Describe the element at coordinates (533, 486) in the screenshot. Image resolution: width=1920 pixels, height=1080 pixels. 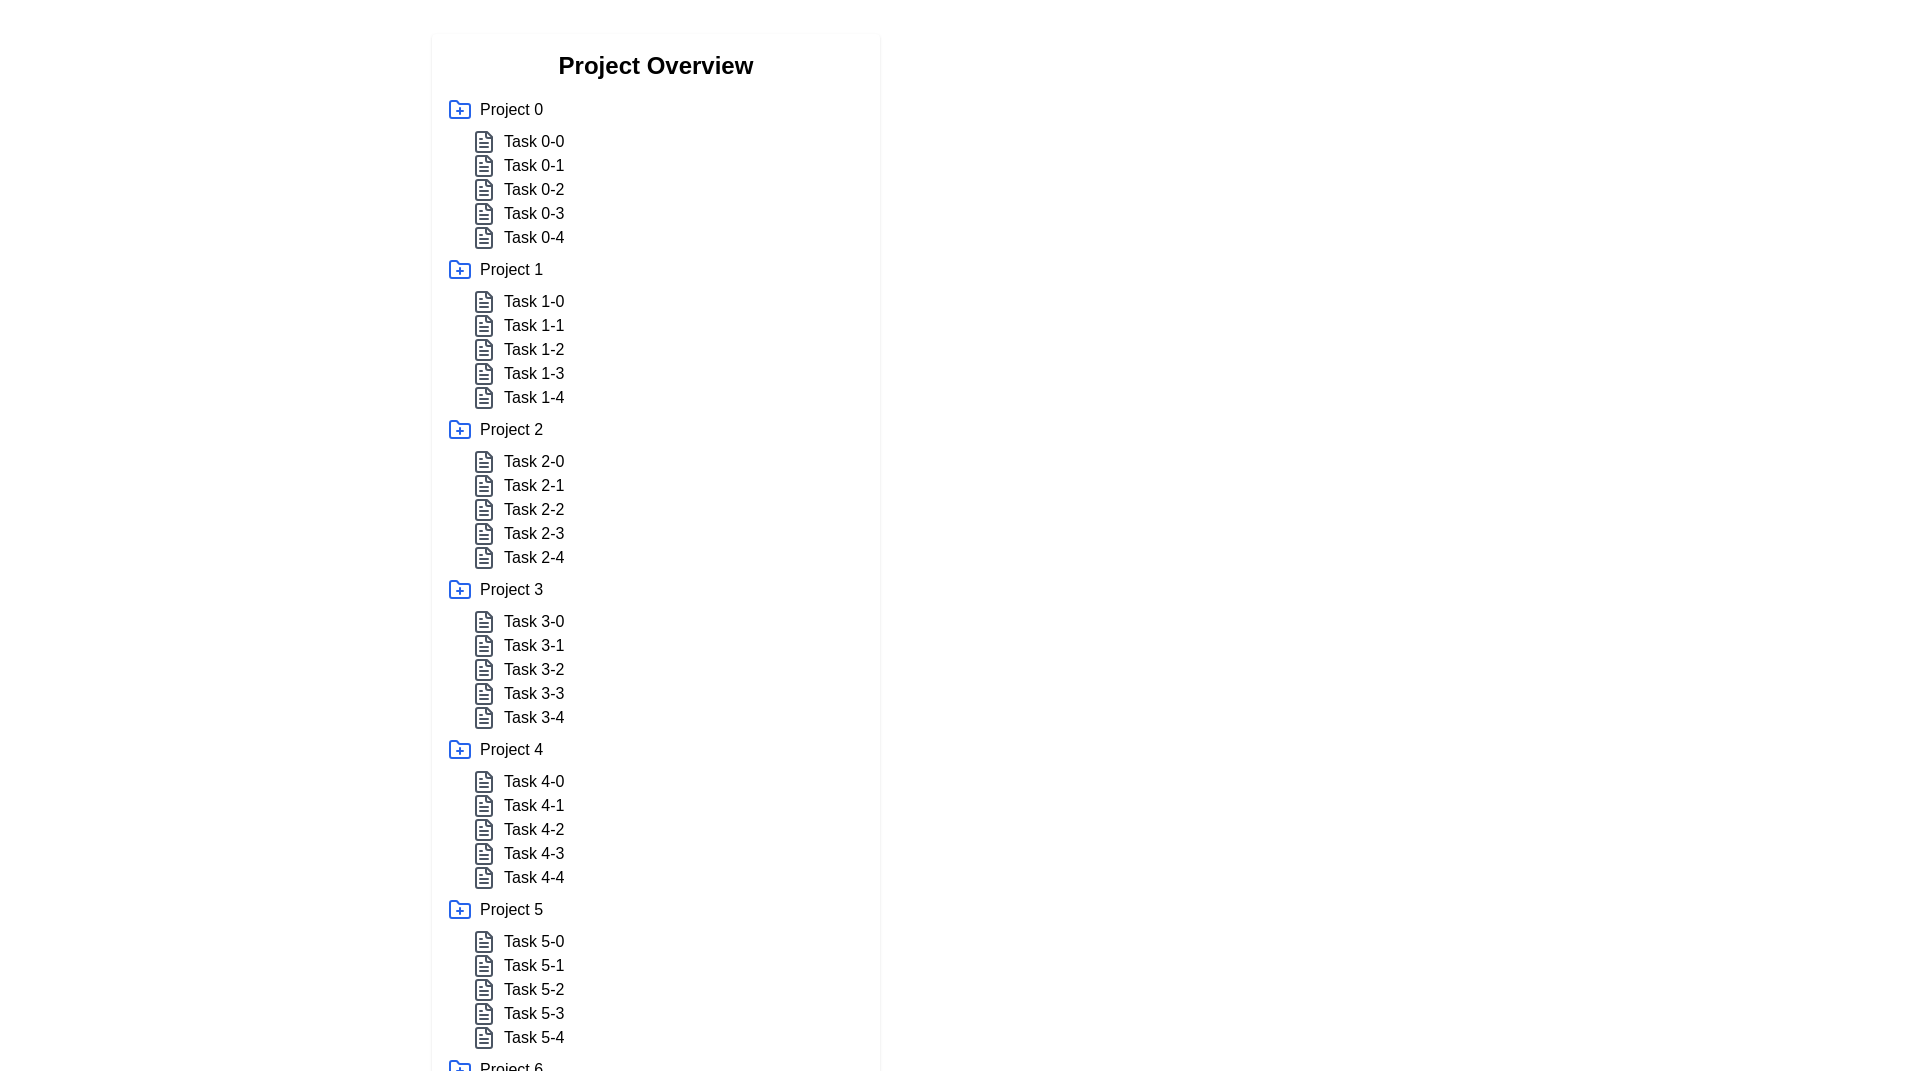
I see `the text label displaying 'Task 2-1'` at that location.